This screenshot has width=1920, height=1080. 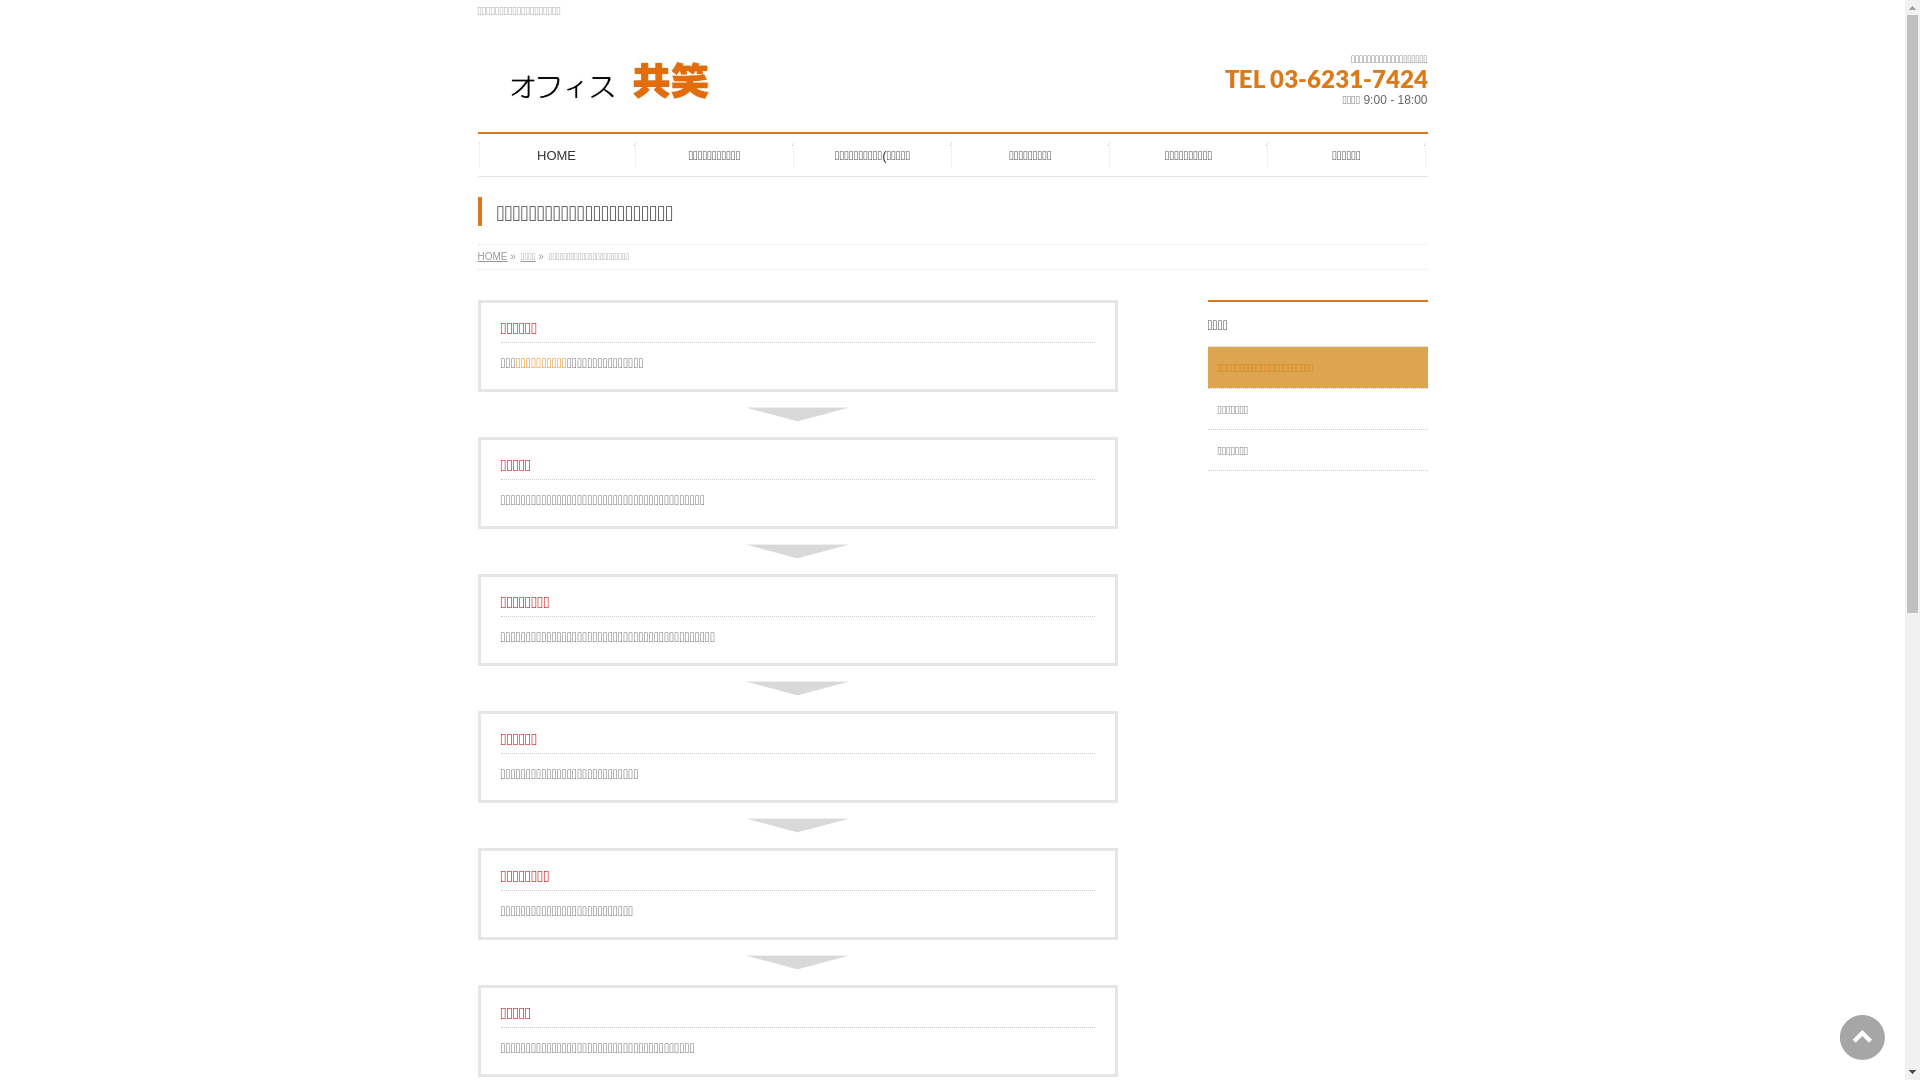 I want to click on 'HOME', so click(x=556, y=153).